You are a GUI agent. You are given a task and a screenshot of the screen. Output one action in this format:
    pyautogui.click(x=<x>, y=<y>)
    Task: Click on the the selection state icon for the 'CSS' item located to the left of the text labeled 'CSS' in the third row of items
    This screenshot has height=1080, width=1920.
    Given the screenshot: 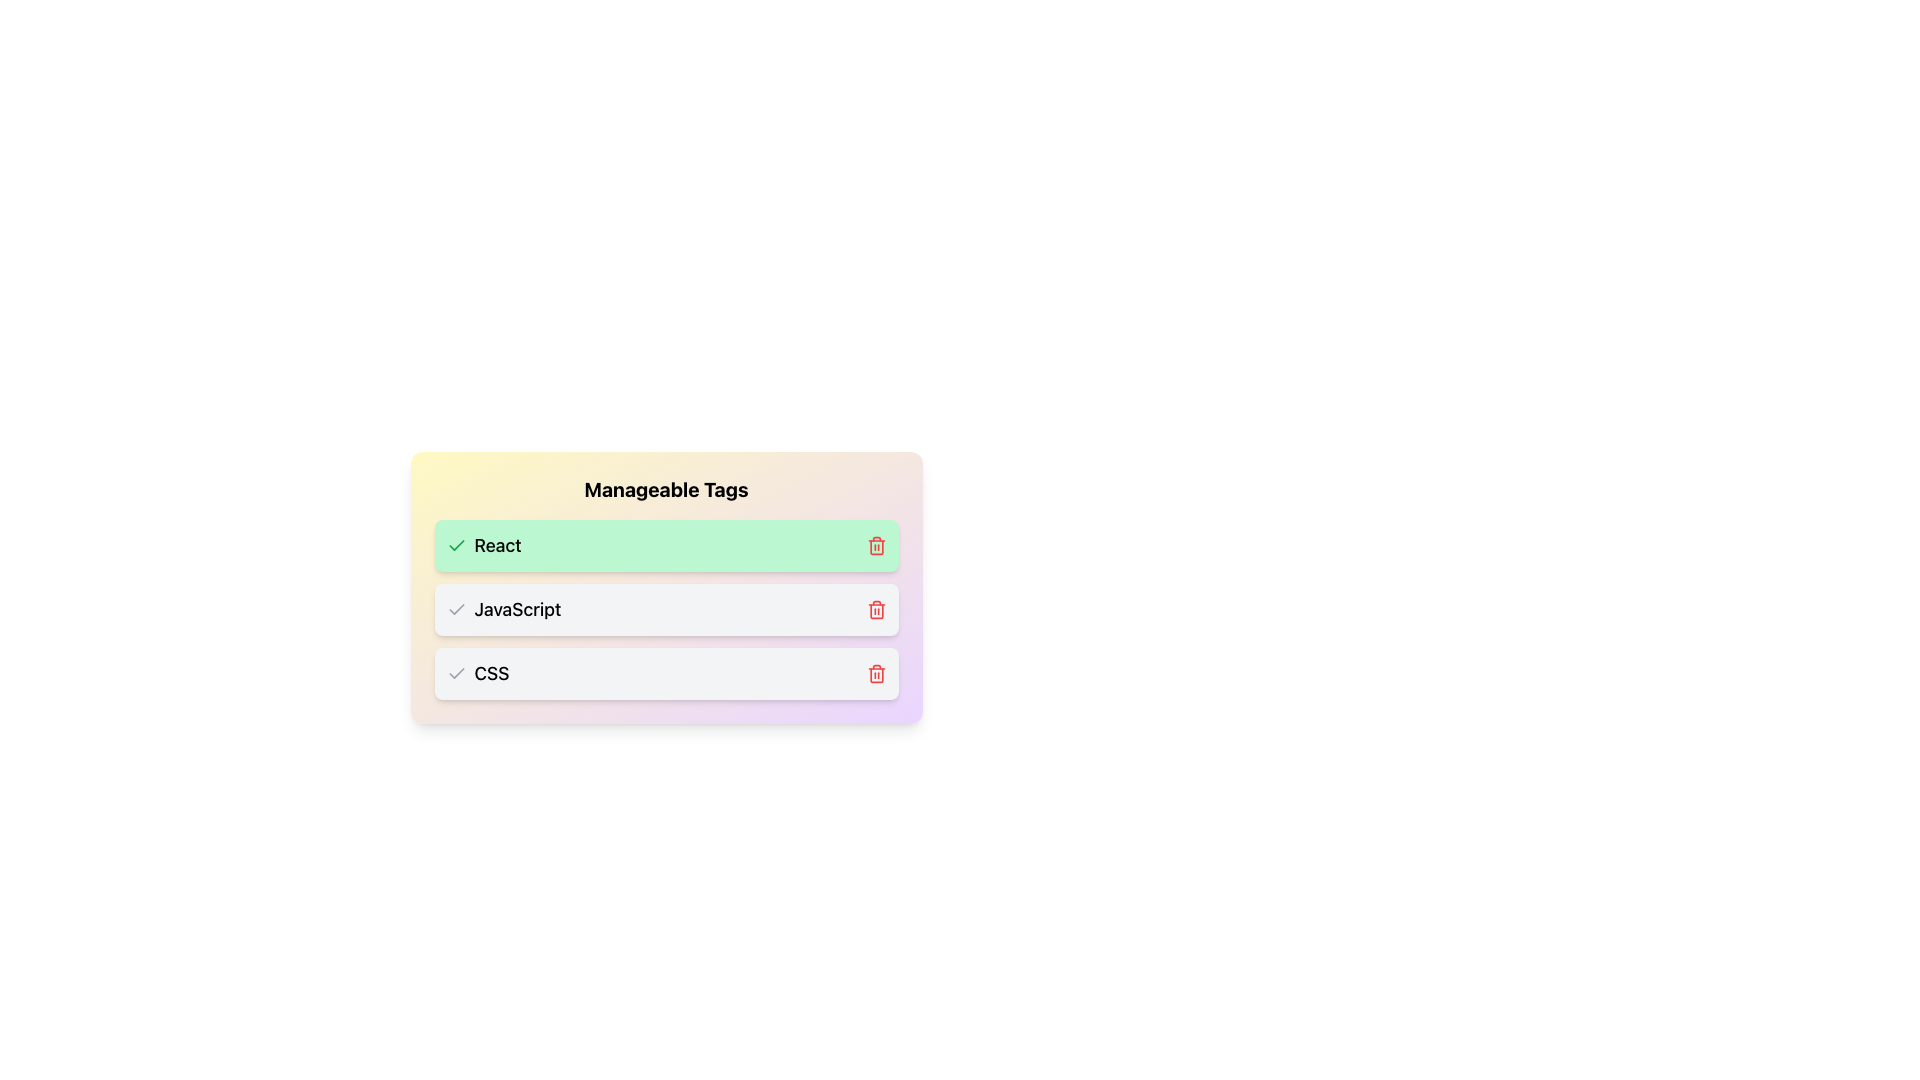 What is the action you would take?
    pyautogui.click(x=455, y=674)
    